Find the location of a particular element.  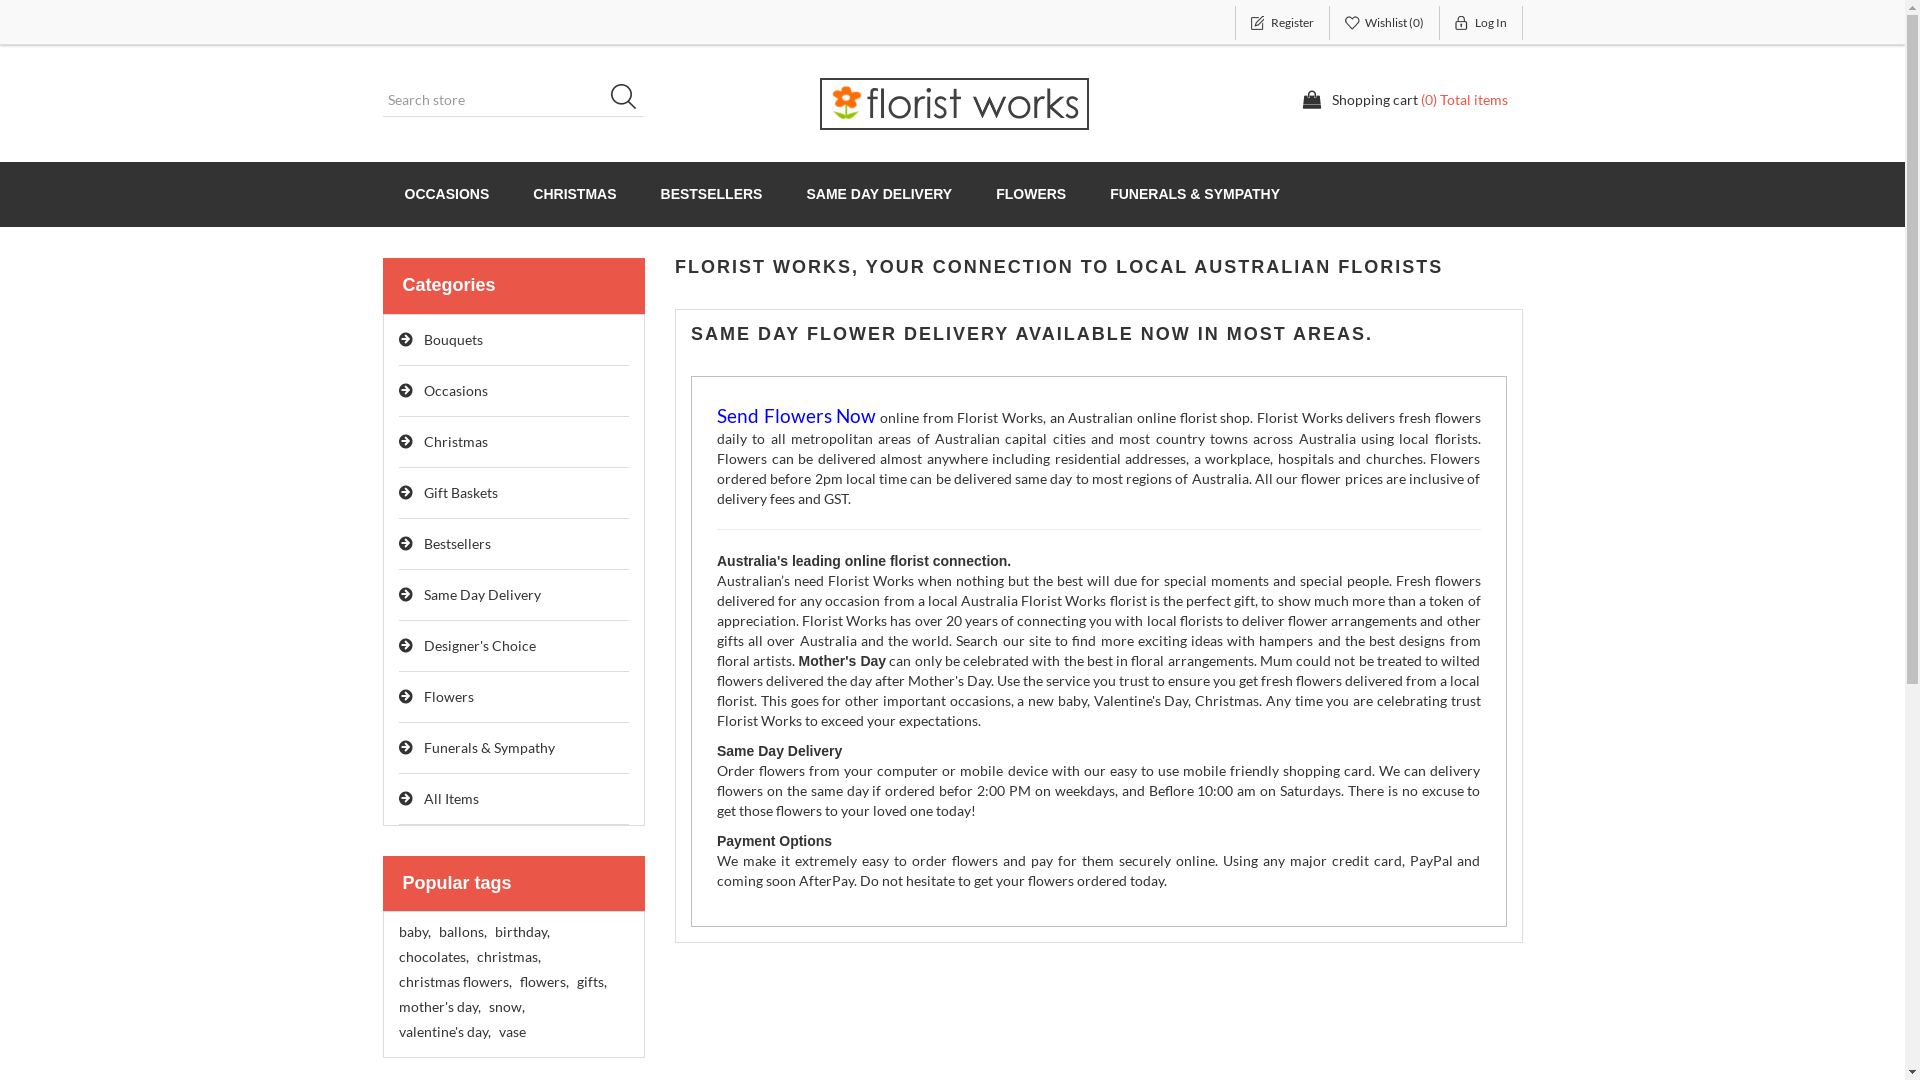

'FUNERALS & SYMPATHY' is located at coordinates (1195, 194).